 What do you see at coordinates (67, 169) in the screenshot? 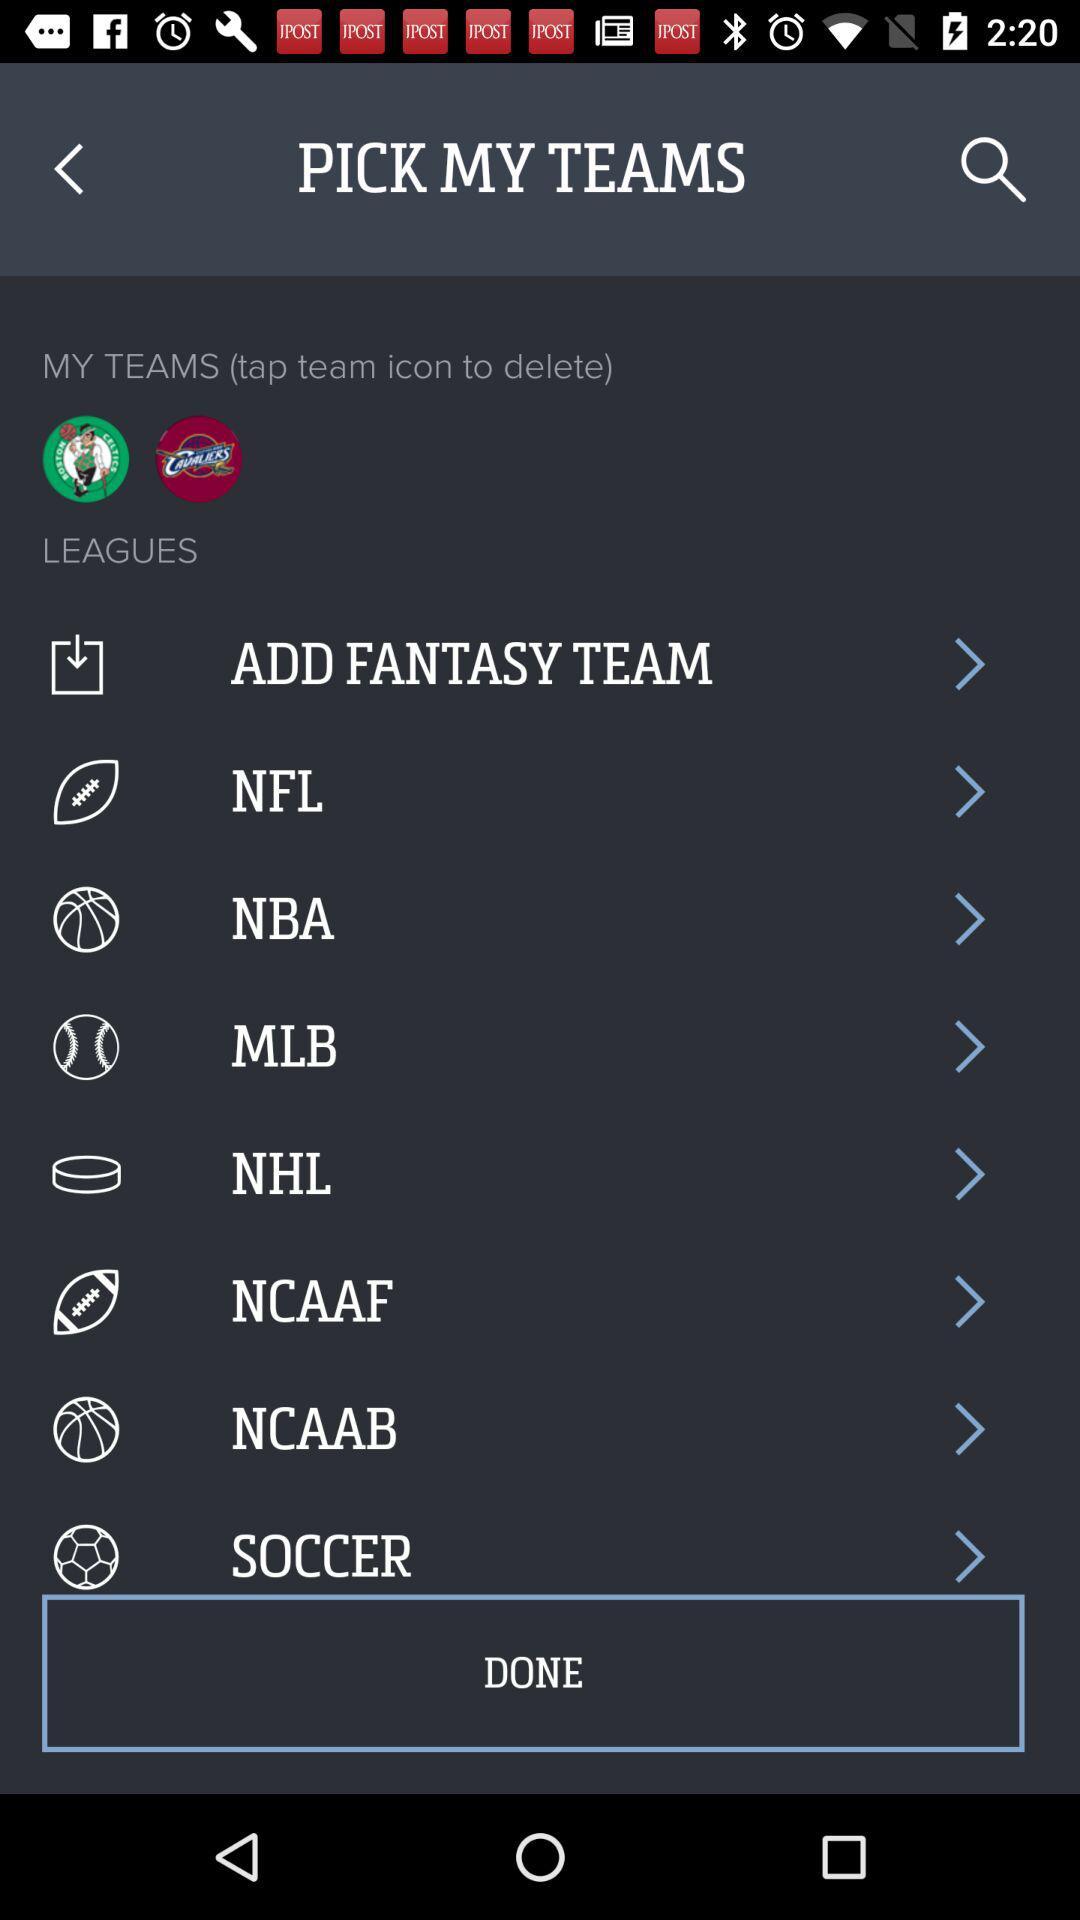
I see `the icon next to the pick my teams icon` at bounding box center [67, 169].